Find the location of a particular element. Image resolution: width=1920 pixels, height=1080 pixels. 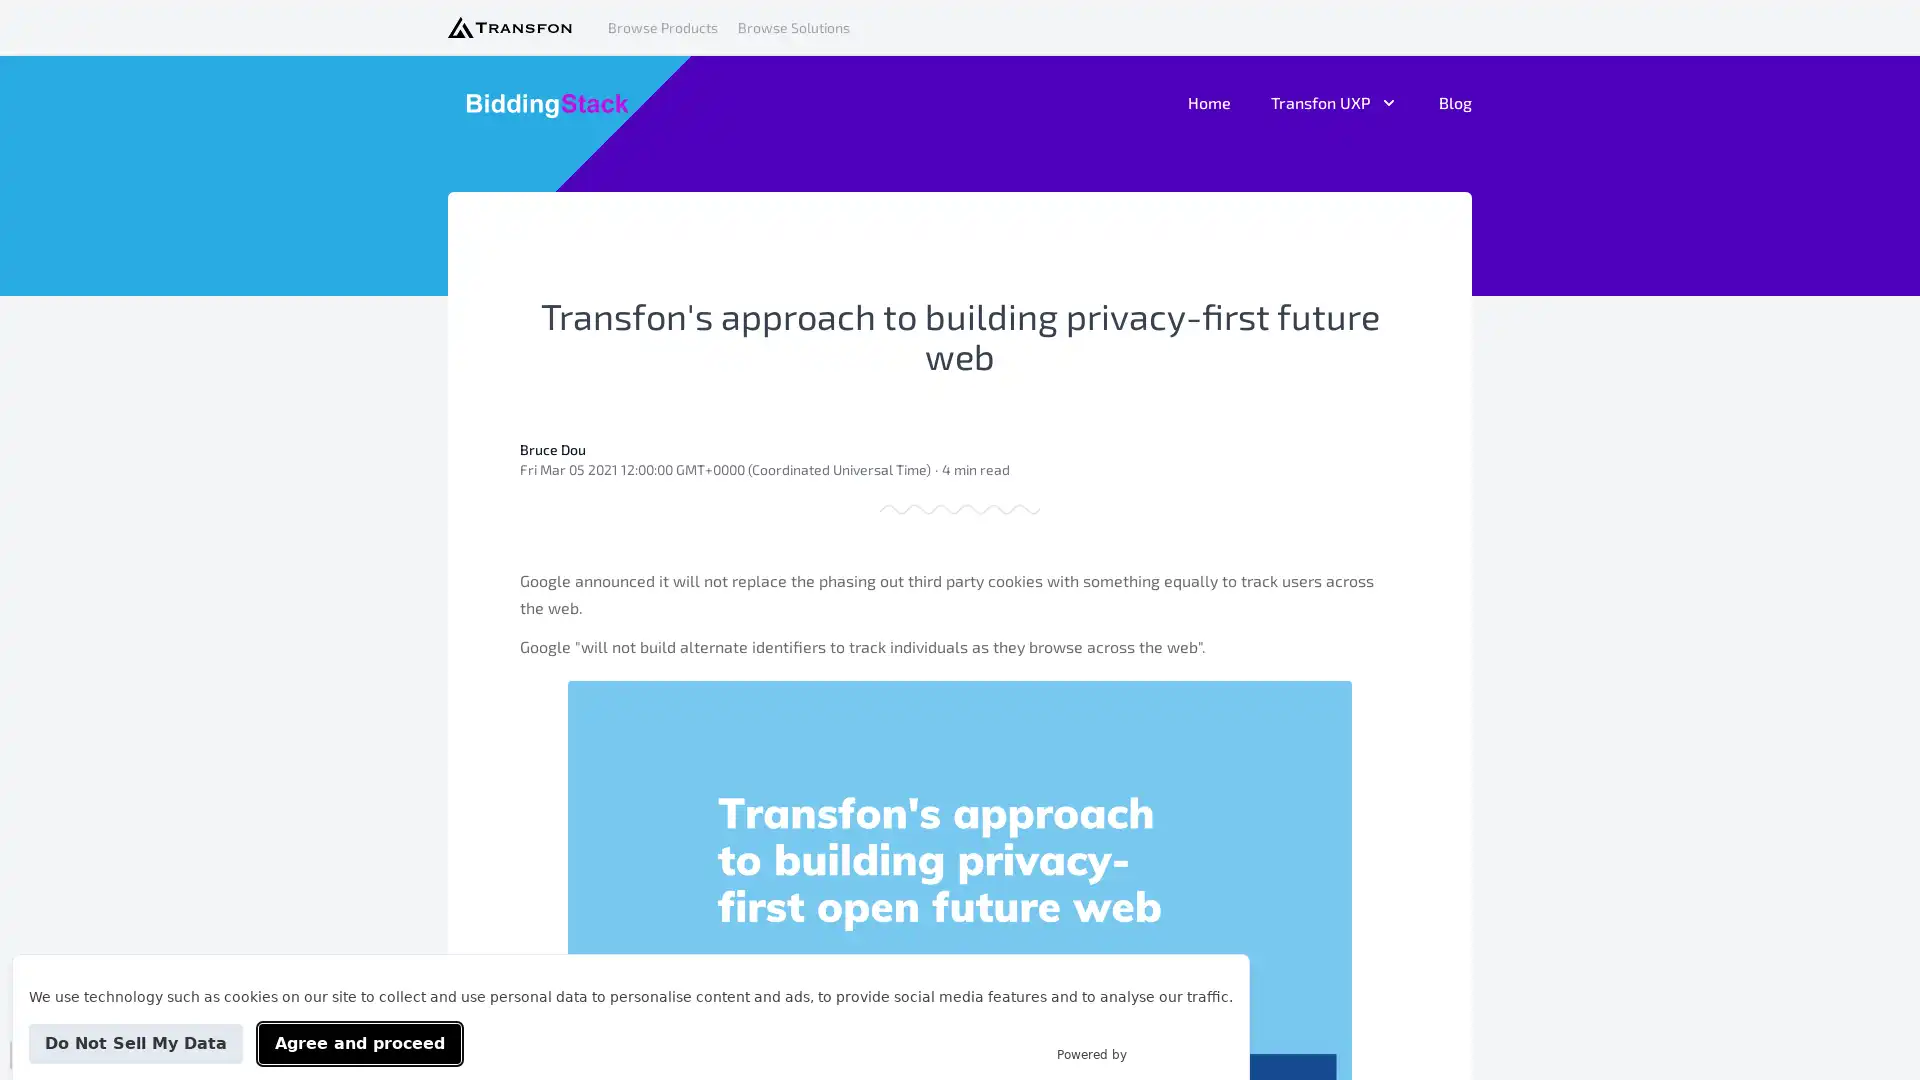

Agree and proceed is located at coordinates (360, 1043).